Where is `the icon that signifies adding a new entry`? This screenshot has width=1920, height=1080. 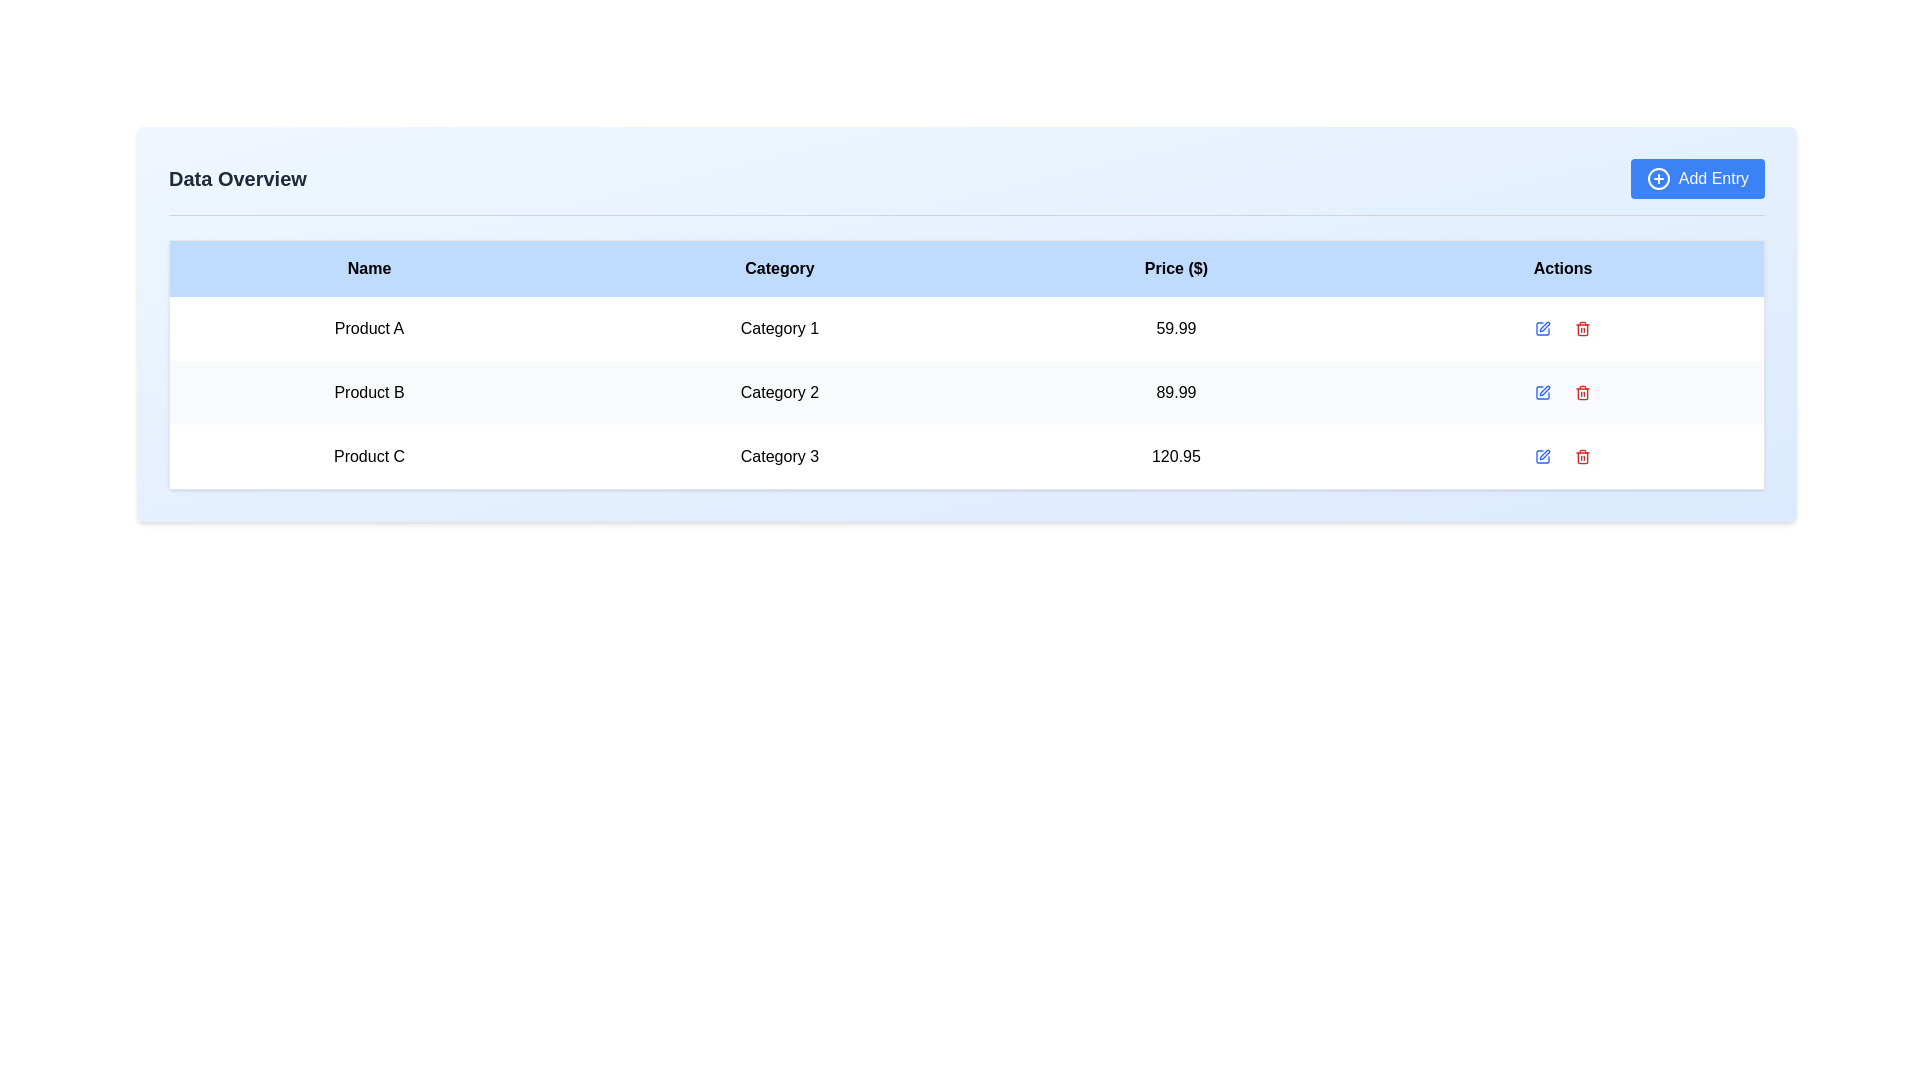 the icon that signifies adding a new entry is located at coordinates (1658, 177).